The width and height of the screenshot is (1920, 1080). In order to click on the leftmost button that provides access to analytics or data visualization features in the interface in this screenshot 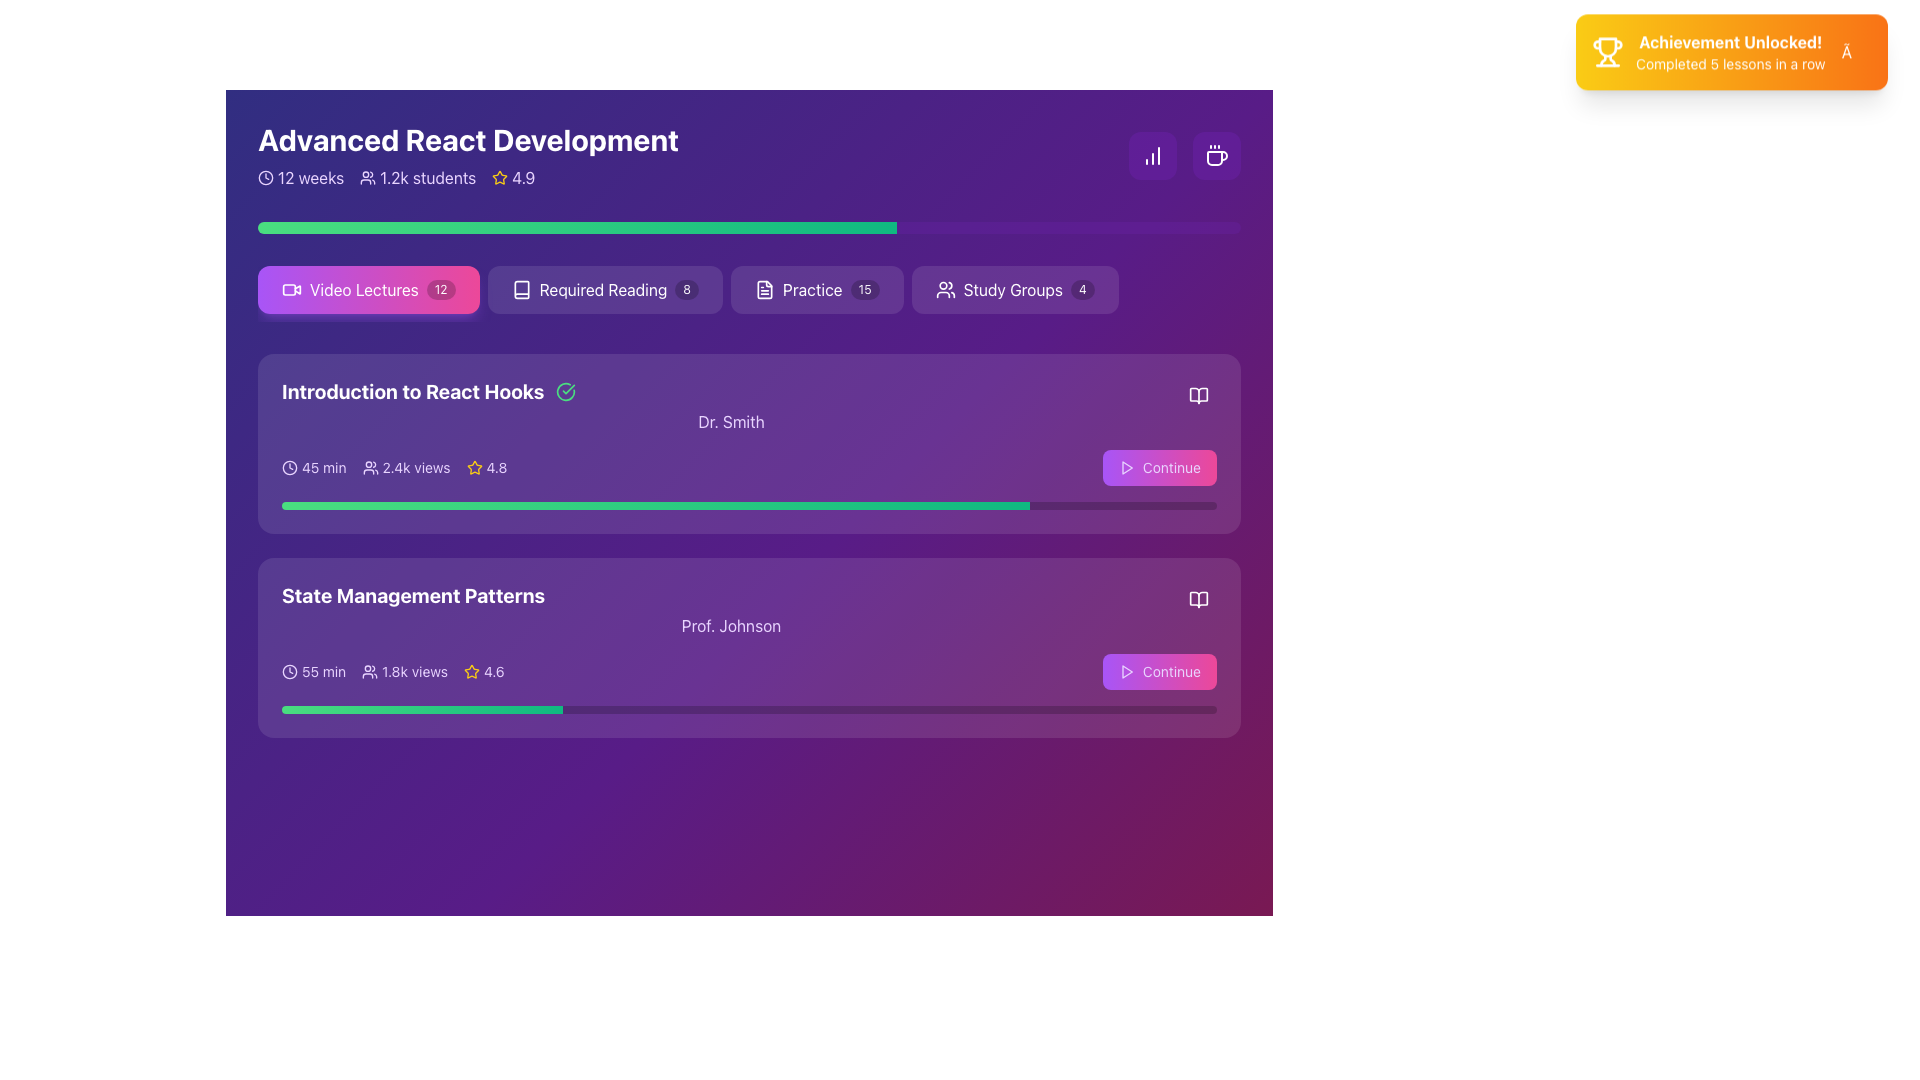, I will do `click(1152, 154)`.